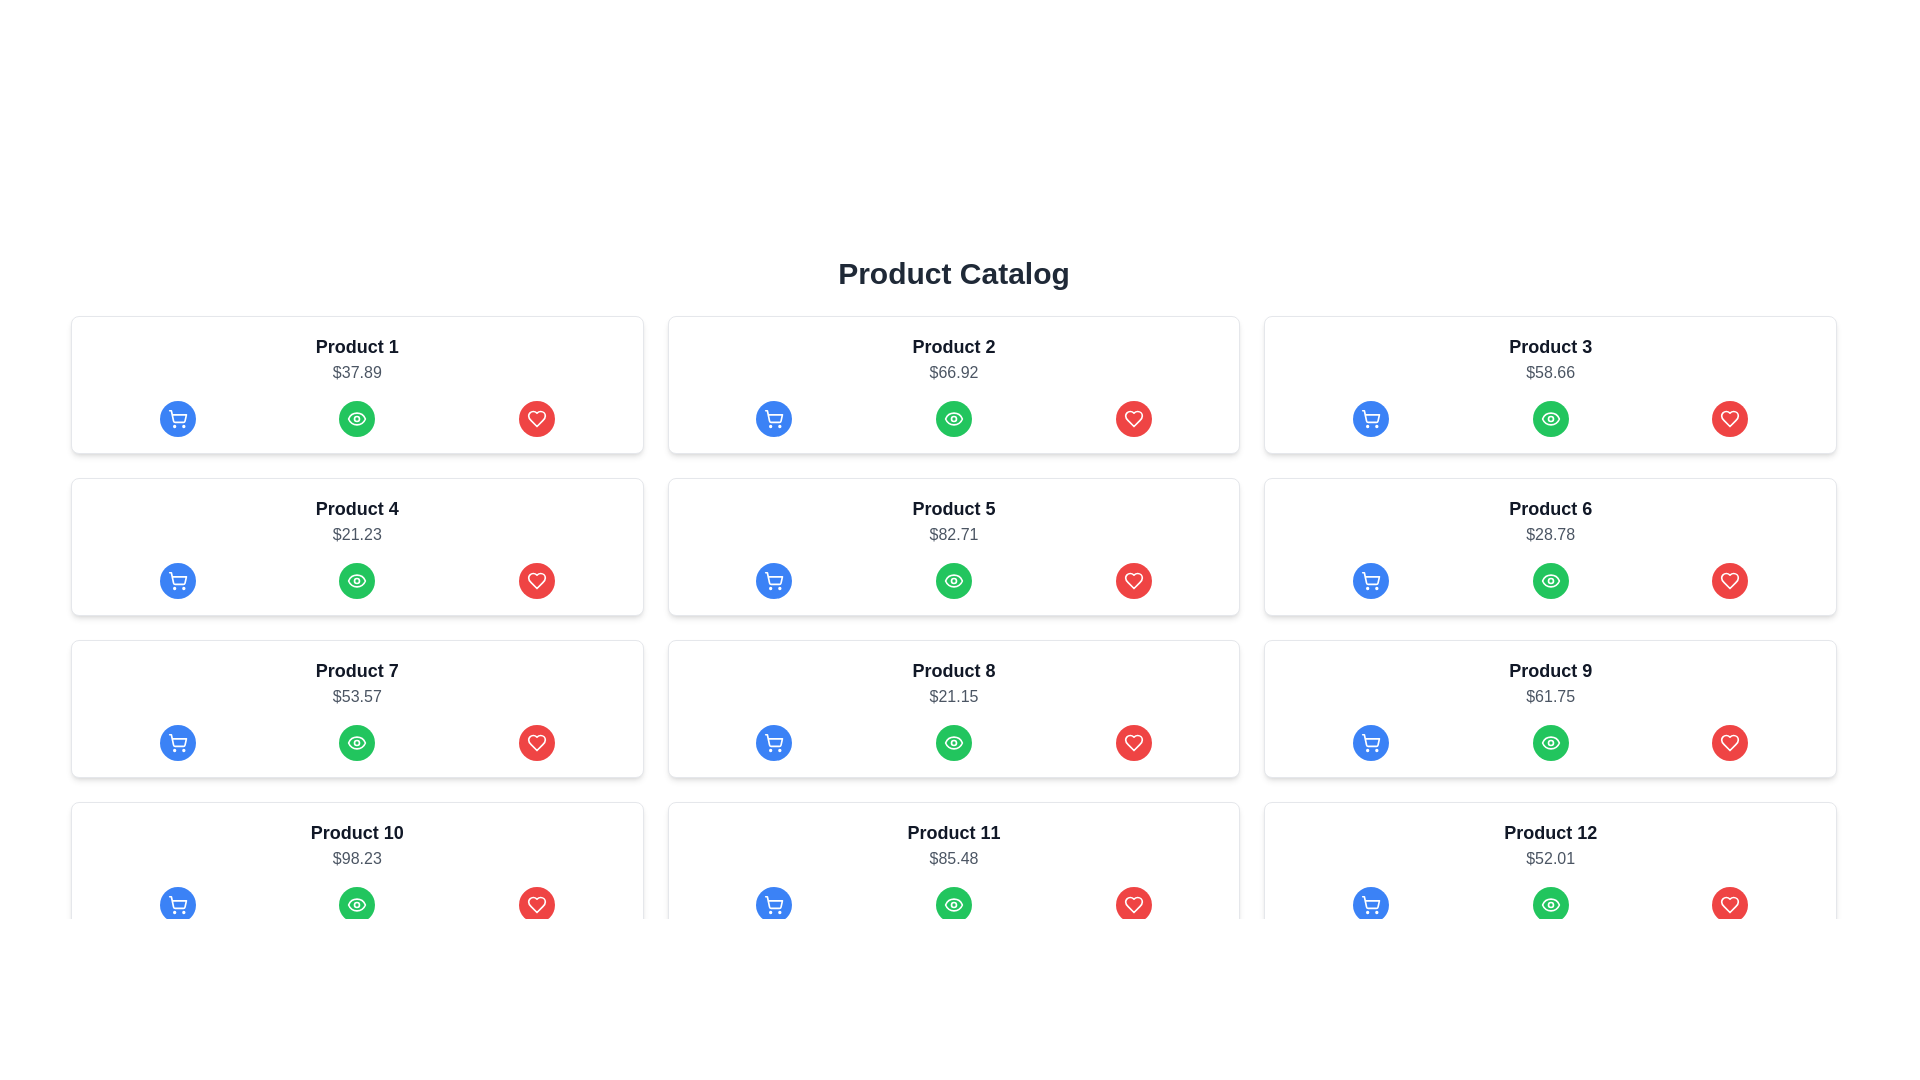 The width and height of the screenshot is (1920, 1080). I want to click on the circular red button with a white heart icon located in the 'Product 1' card, so click(536, 418).